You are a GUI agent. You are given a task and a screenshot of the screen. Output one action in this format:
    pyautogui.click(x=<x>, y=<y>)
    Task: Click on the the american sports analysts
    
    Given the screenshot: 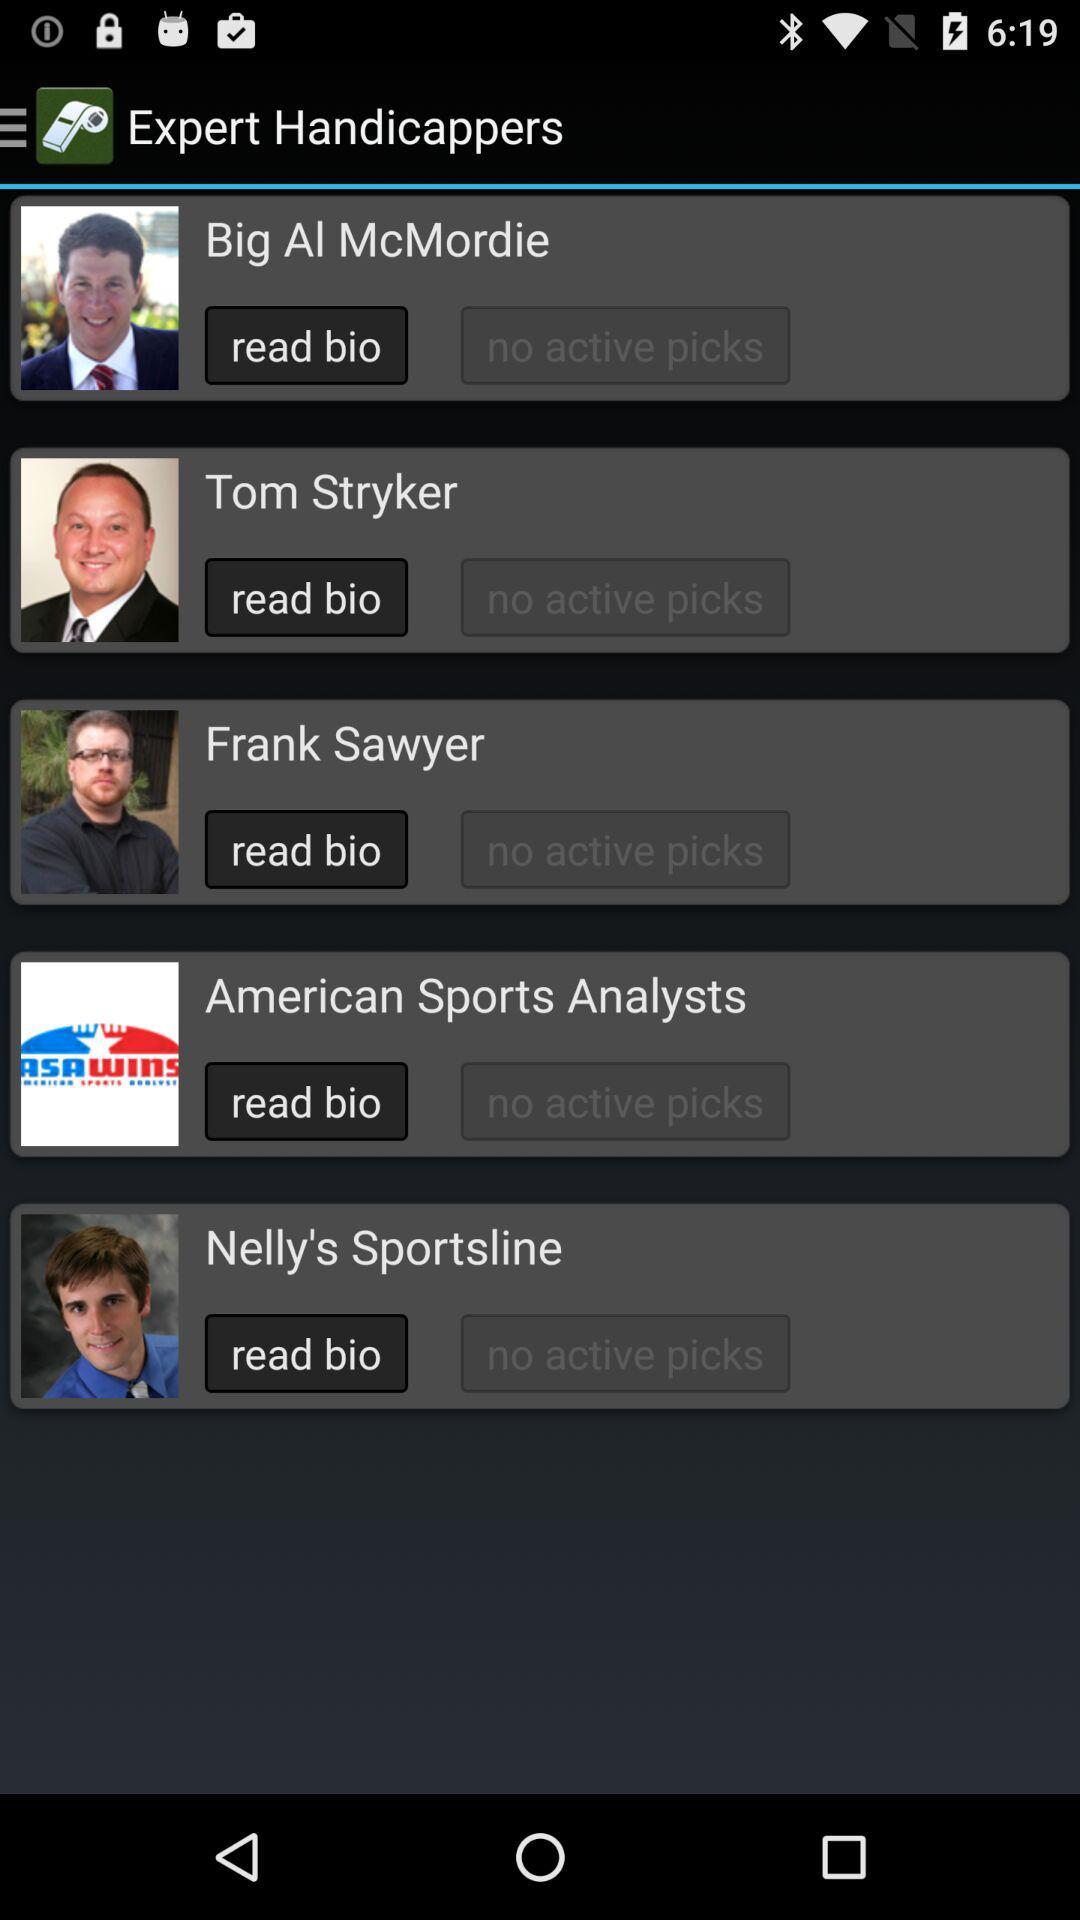 What is the action you would take?
    pyautogui.click(x=475, y=994)
    